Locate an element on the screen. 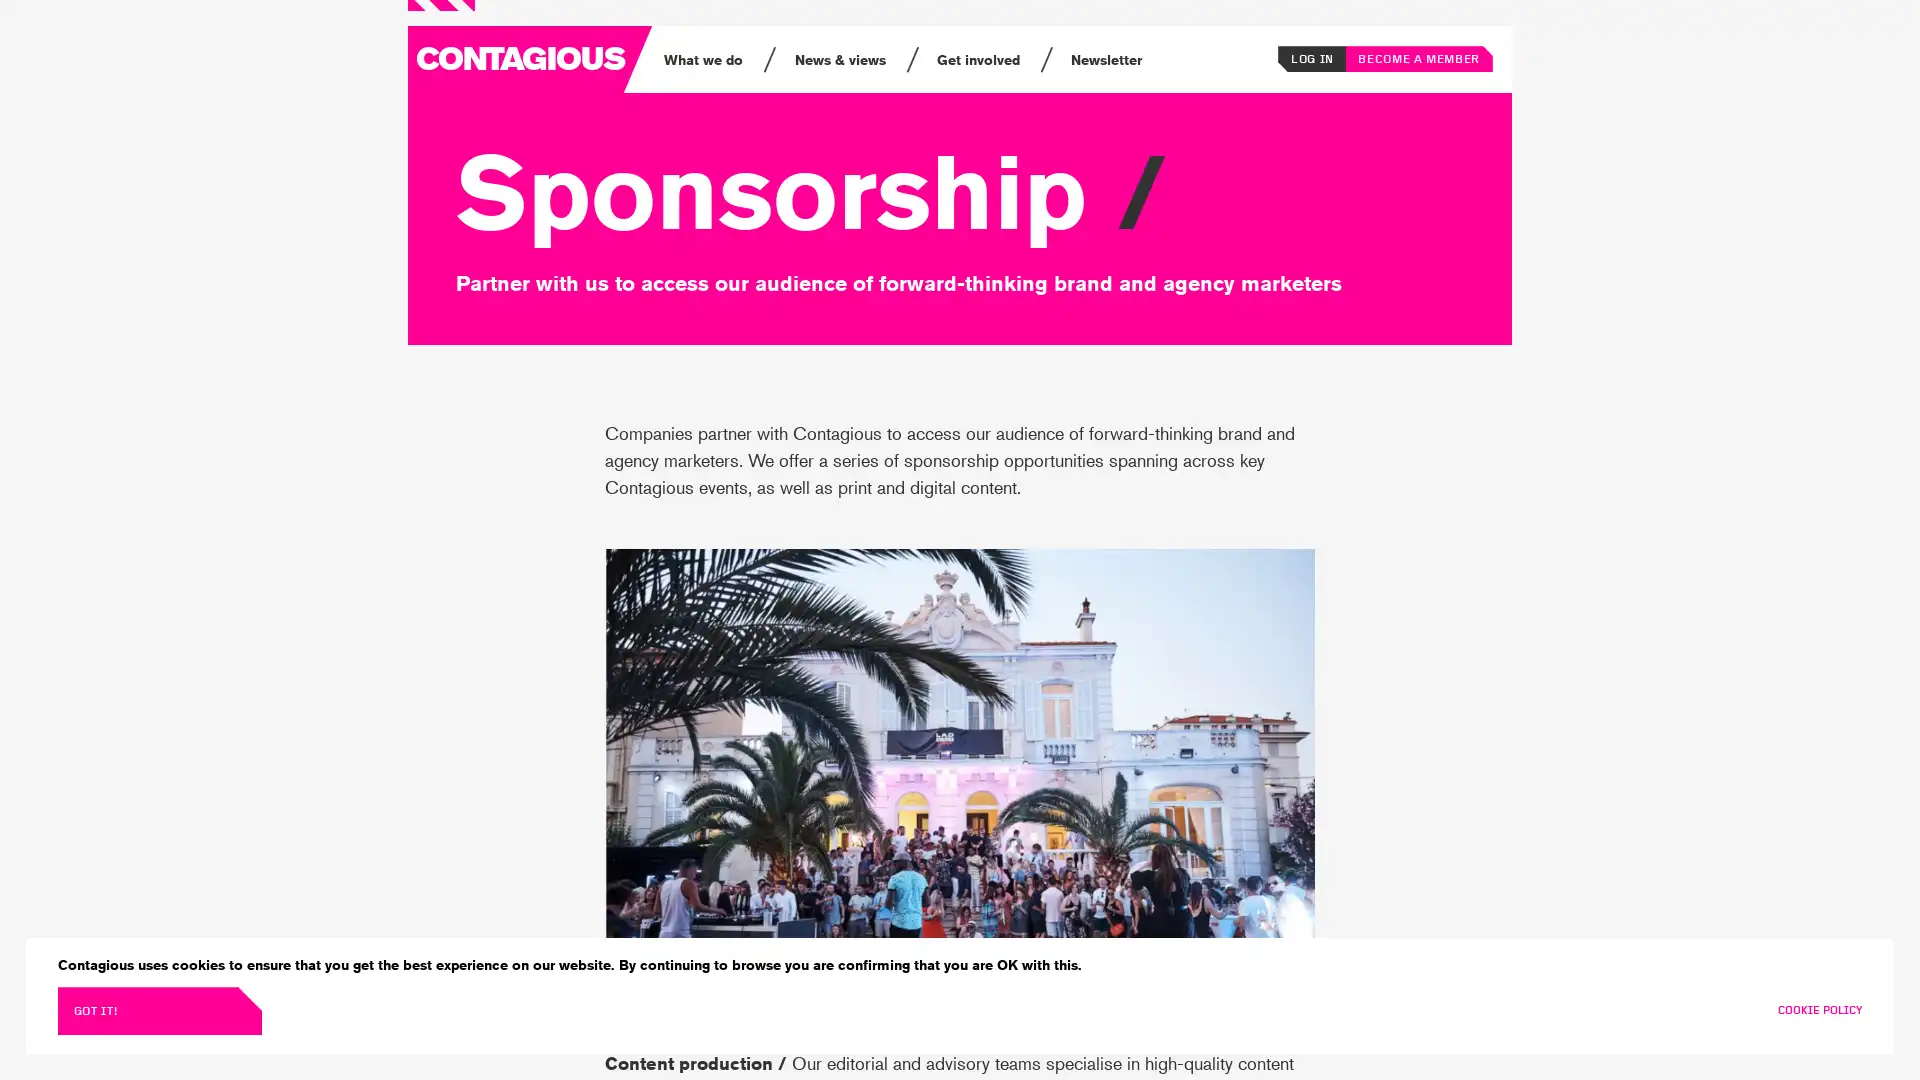 The image size is (1920, 1080). GOT IT! is located at coordinates (158, 1010).